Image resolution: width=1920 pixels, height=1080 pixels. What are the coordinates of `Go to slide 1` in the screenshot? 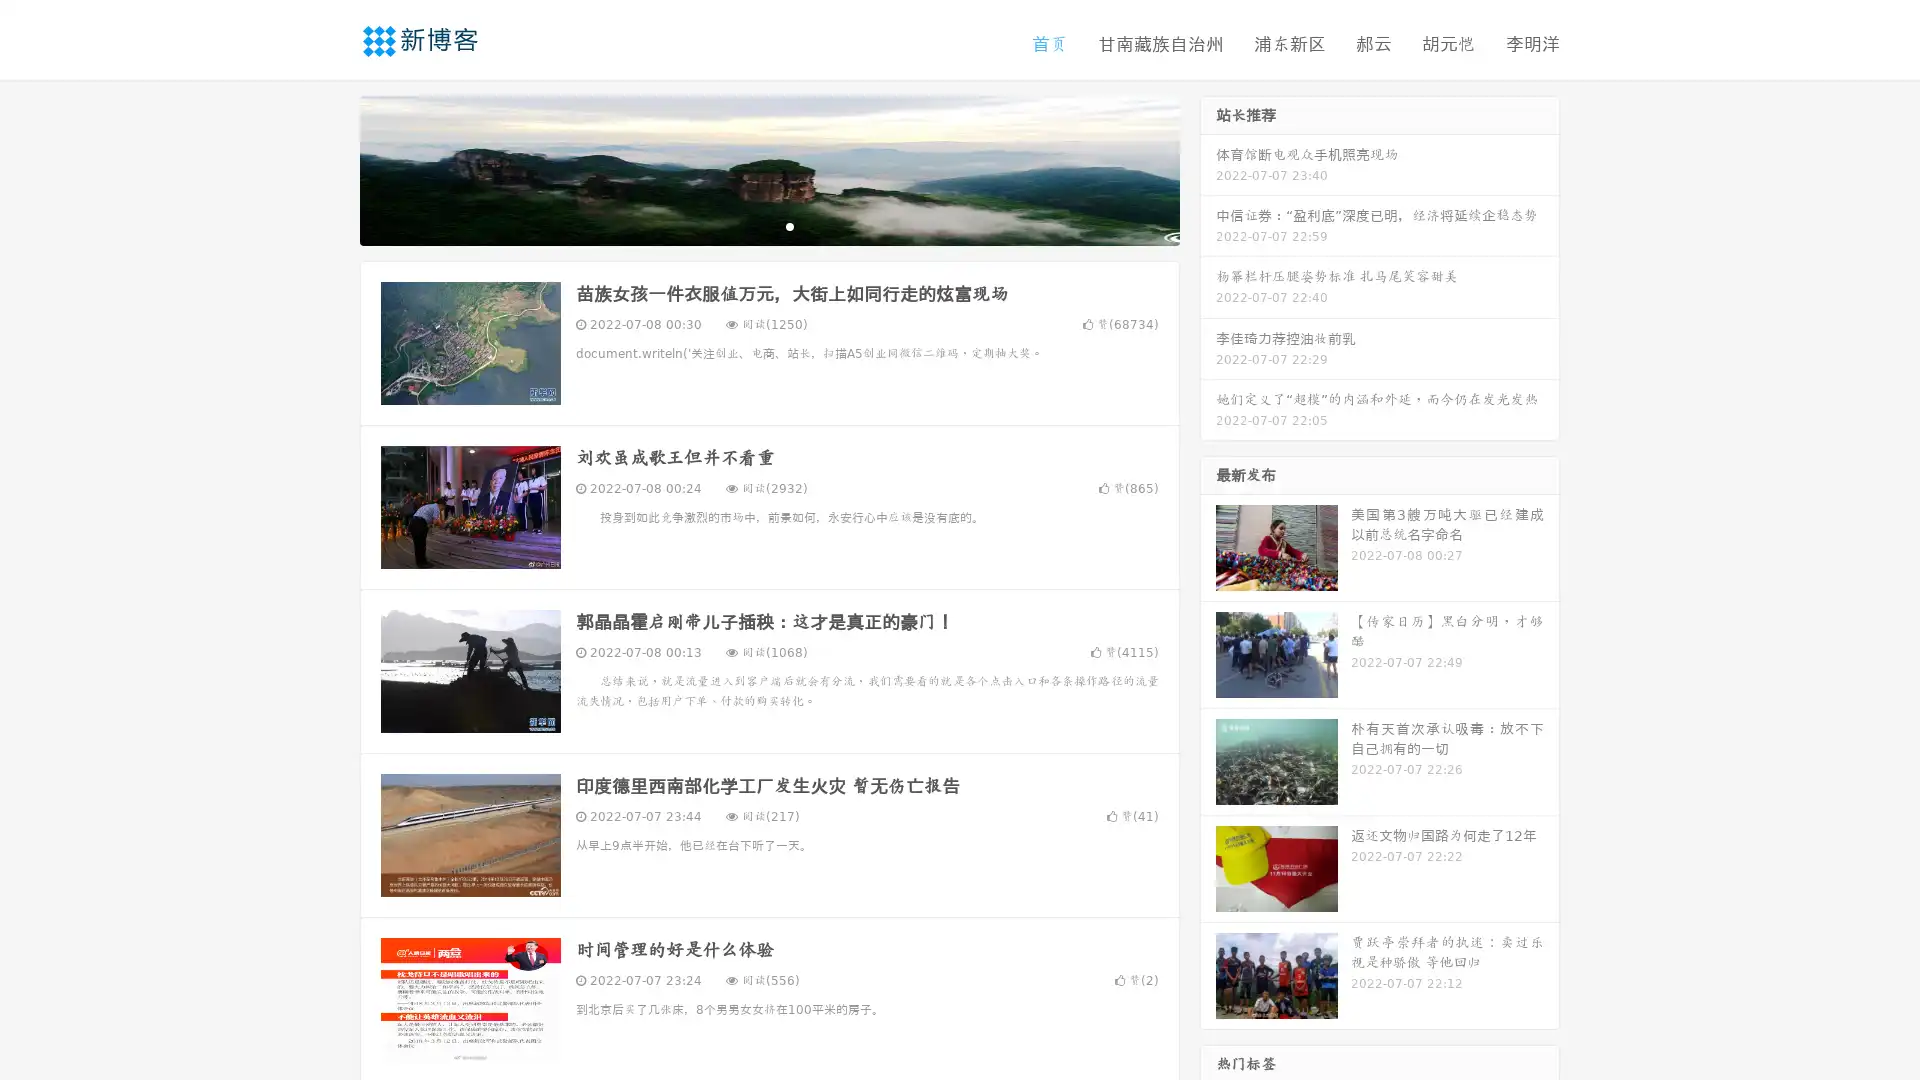 It's located at (748, 225).